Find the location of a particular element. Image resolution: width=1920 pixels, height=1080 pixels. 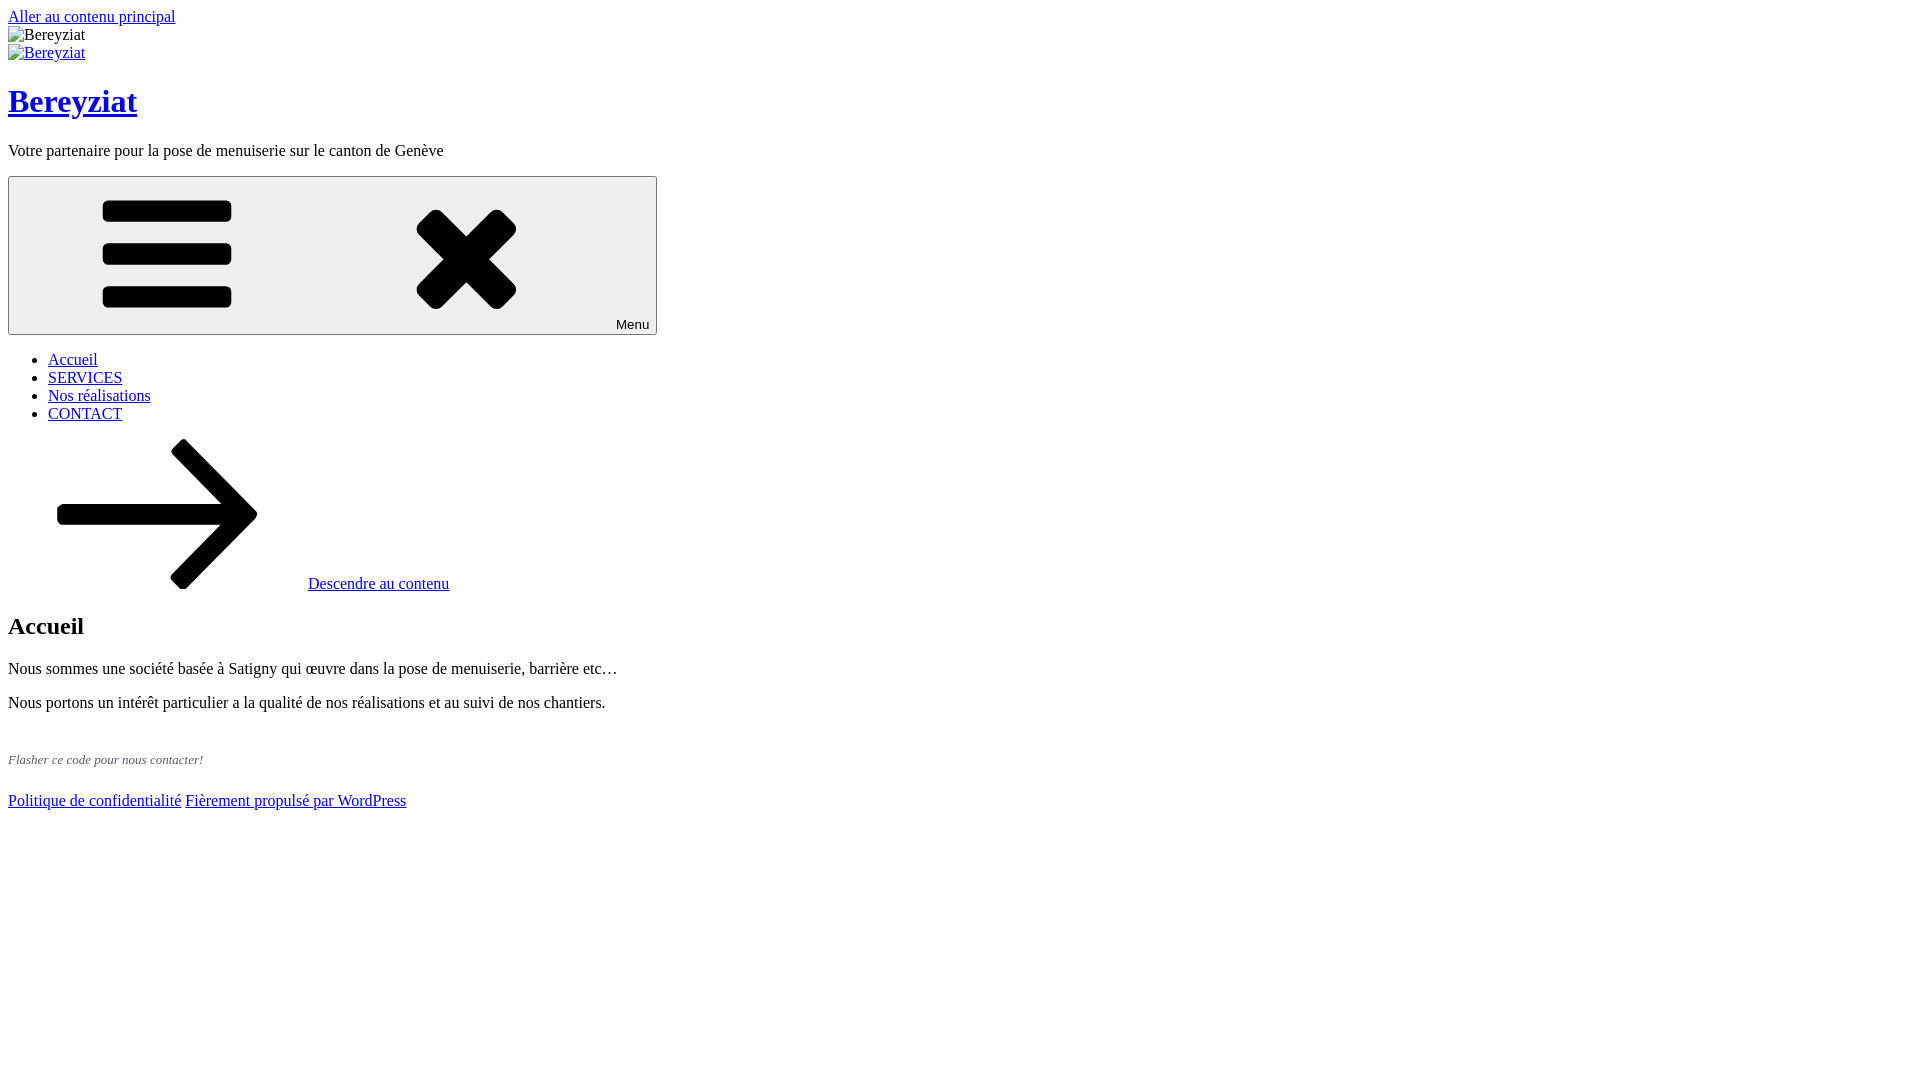

'Aller au contenu principal' is located at coordinates (90, 16).